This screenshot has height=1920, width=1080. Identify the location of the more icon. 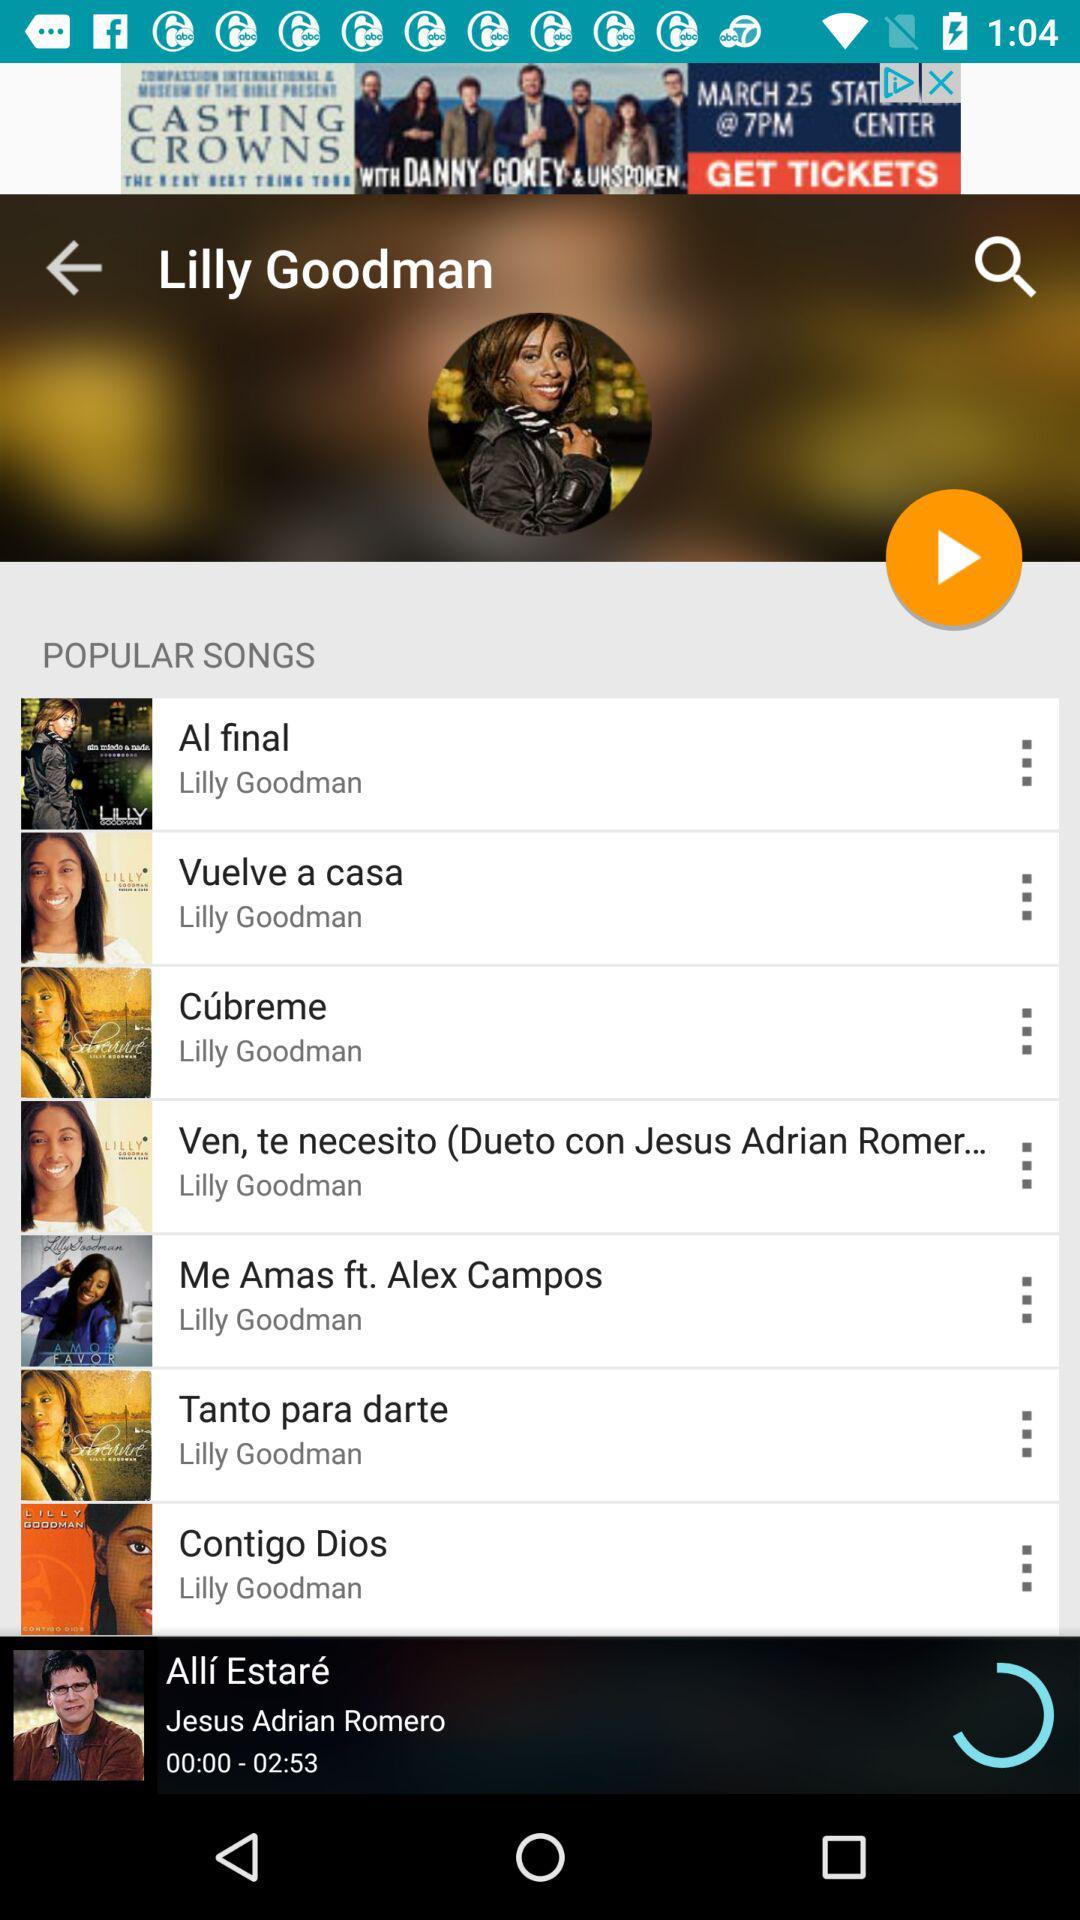
(1027, 1300).